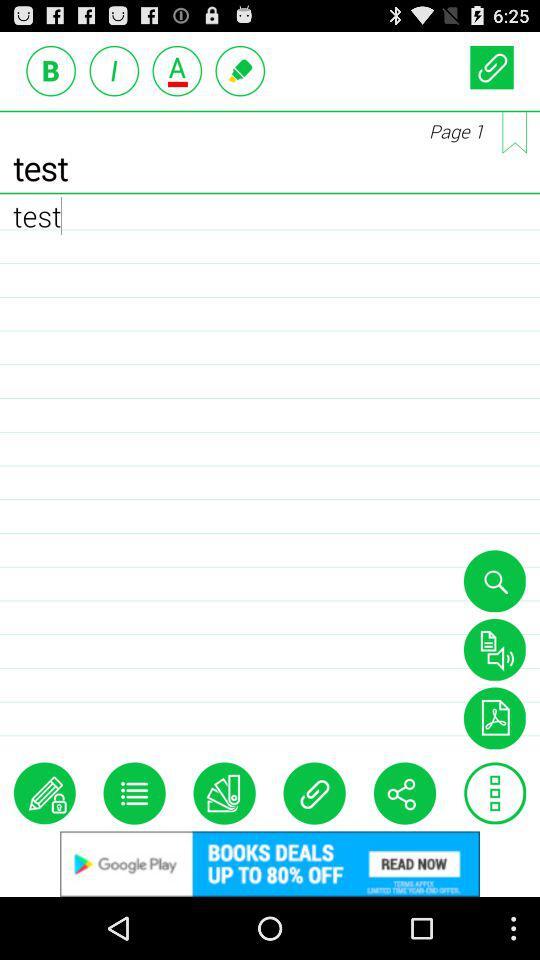 Image resolution: width=540 pixels, height=960 pixels. I want to click on insert attachment, so click(314, 793).